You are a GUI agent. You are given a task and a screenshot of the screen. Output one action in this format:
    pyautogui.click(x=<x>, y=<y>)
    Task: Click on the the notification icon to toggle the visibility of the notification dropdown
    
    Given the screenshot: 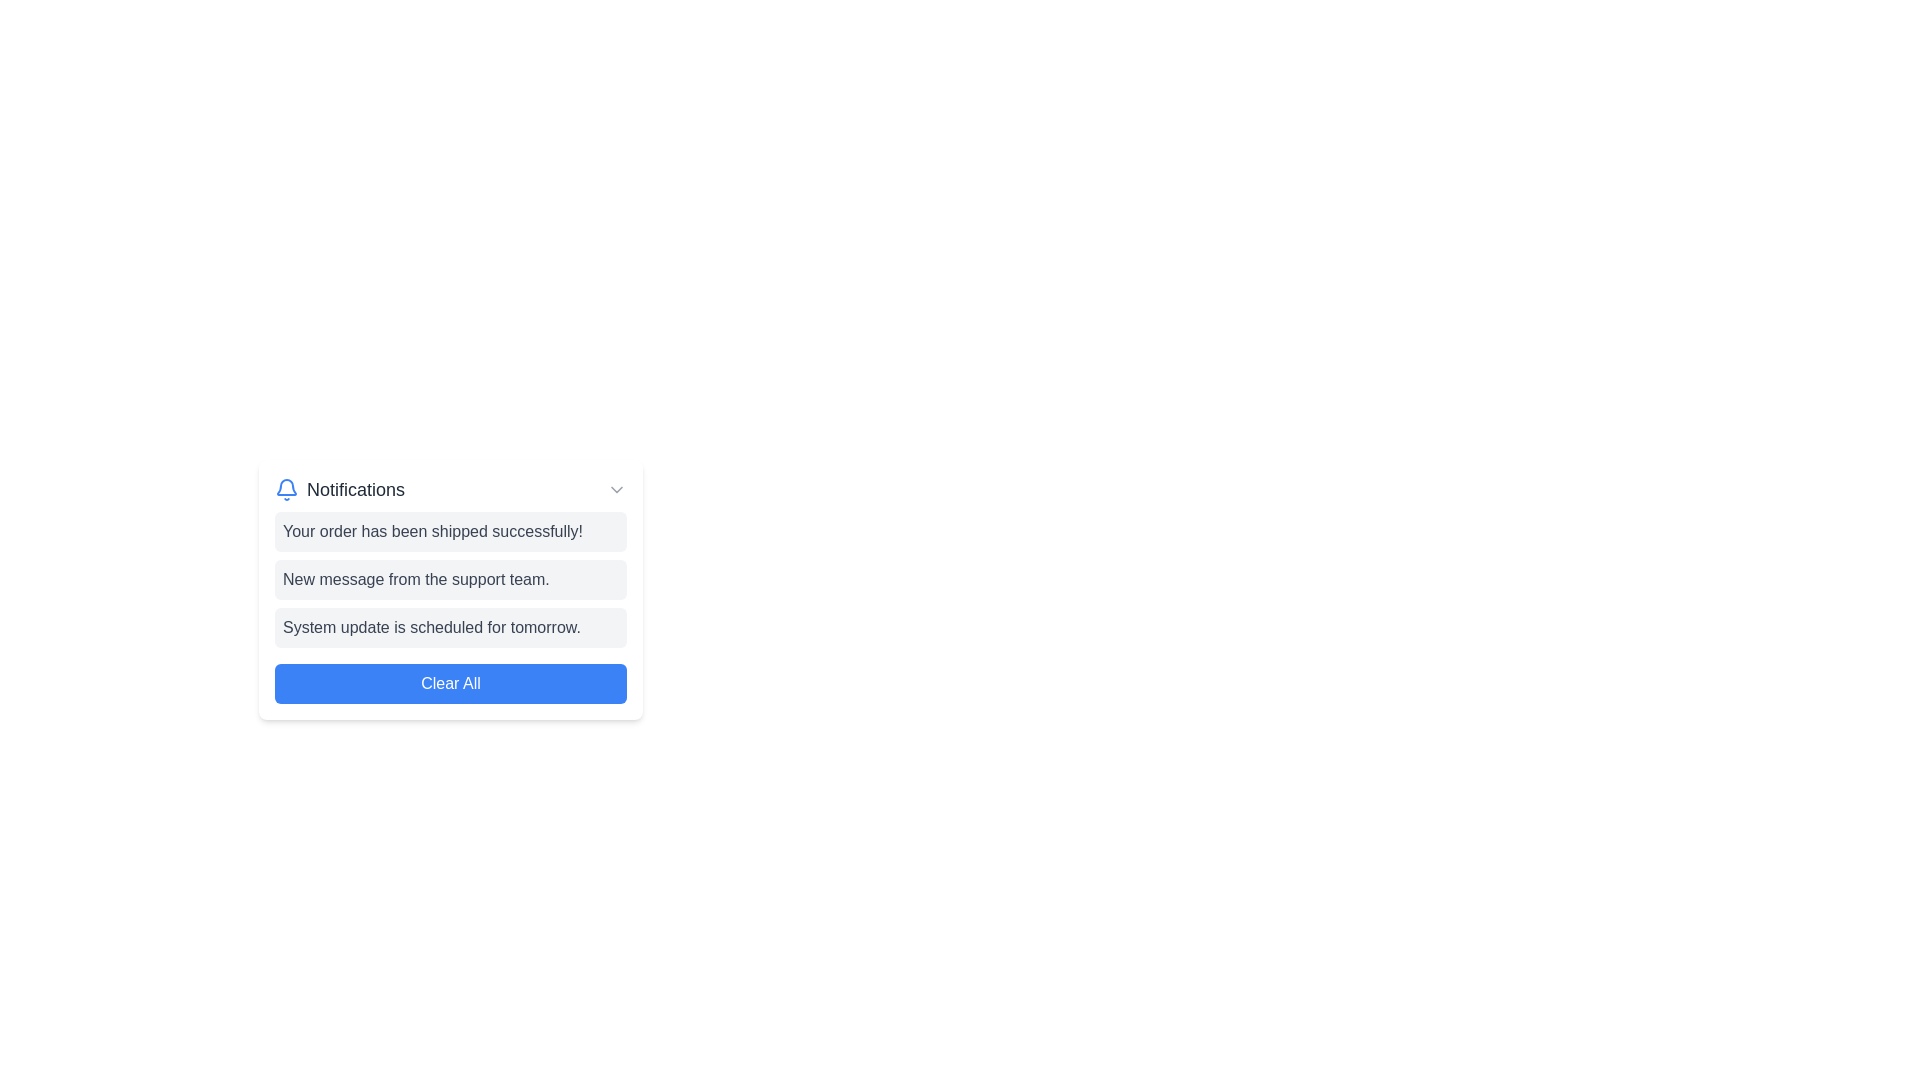 What is the action you would take?
    pyautogui.click(x=286, y=489)
    